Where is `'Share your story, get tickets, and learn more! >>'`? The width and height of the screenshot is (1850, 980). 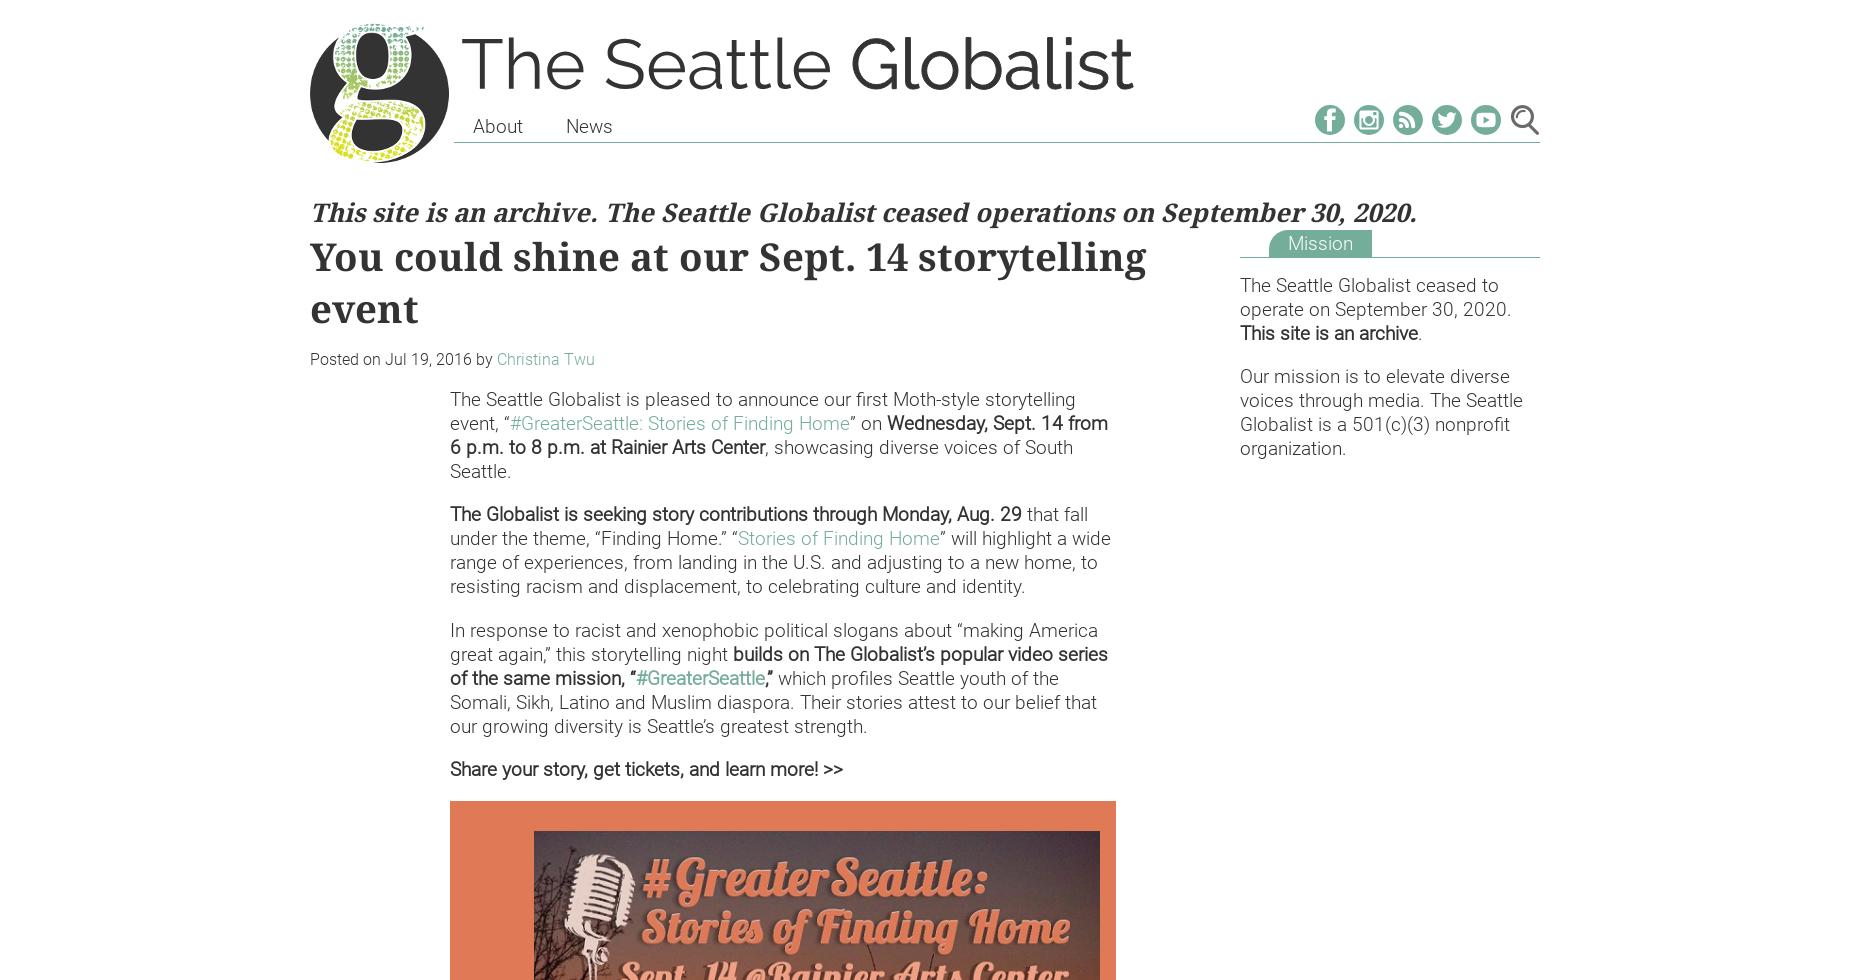 'Share your story, get tickets, and learn more! >>' is located at coordinates (448, 768).